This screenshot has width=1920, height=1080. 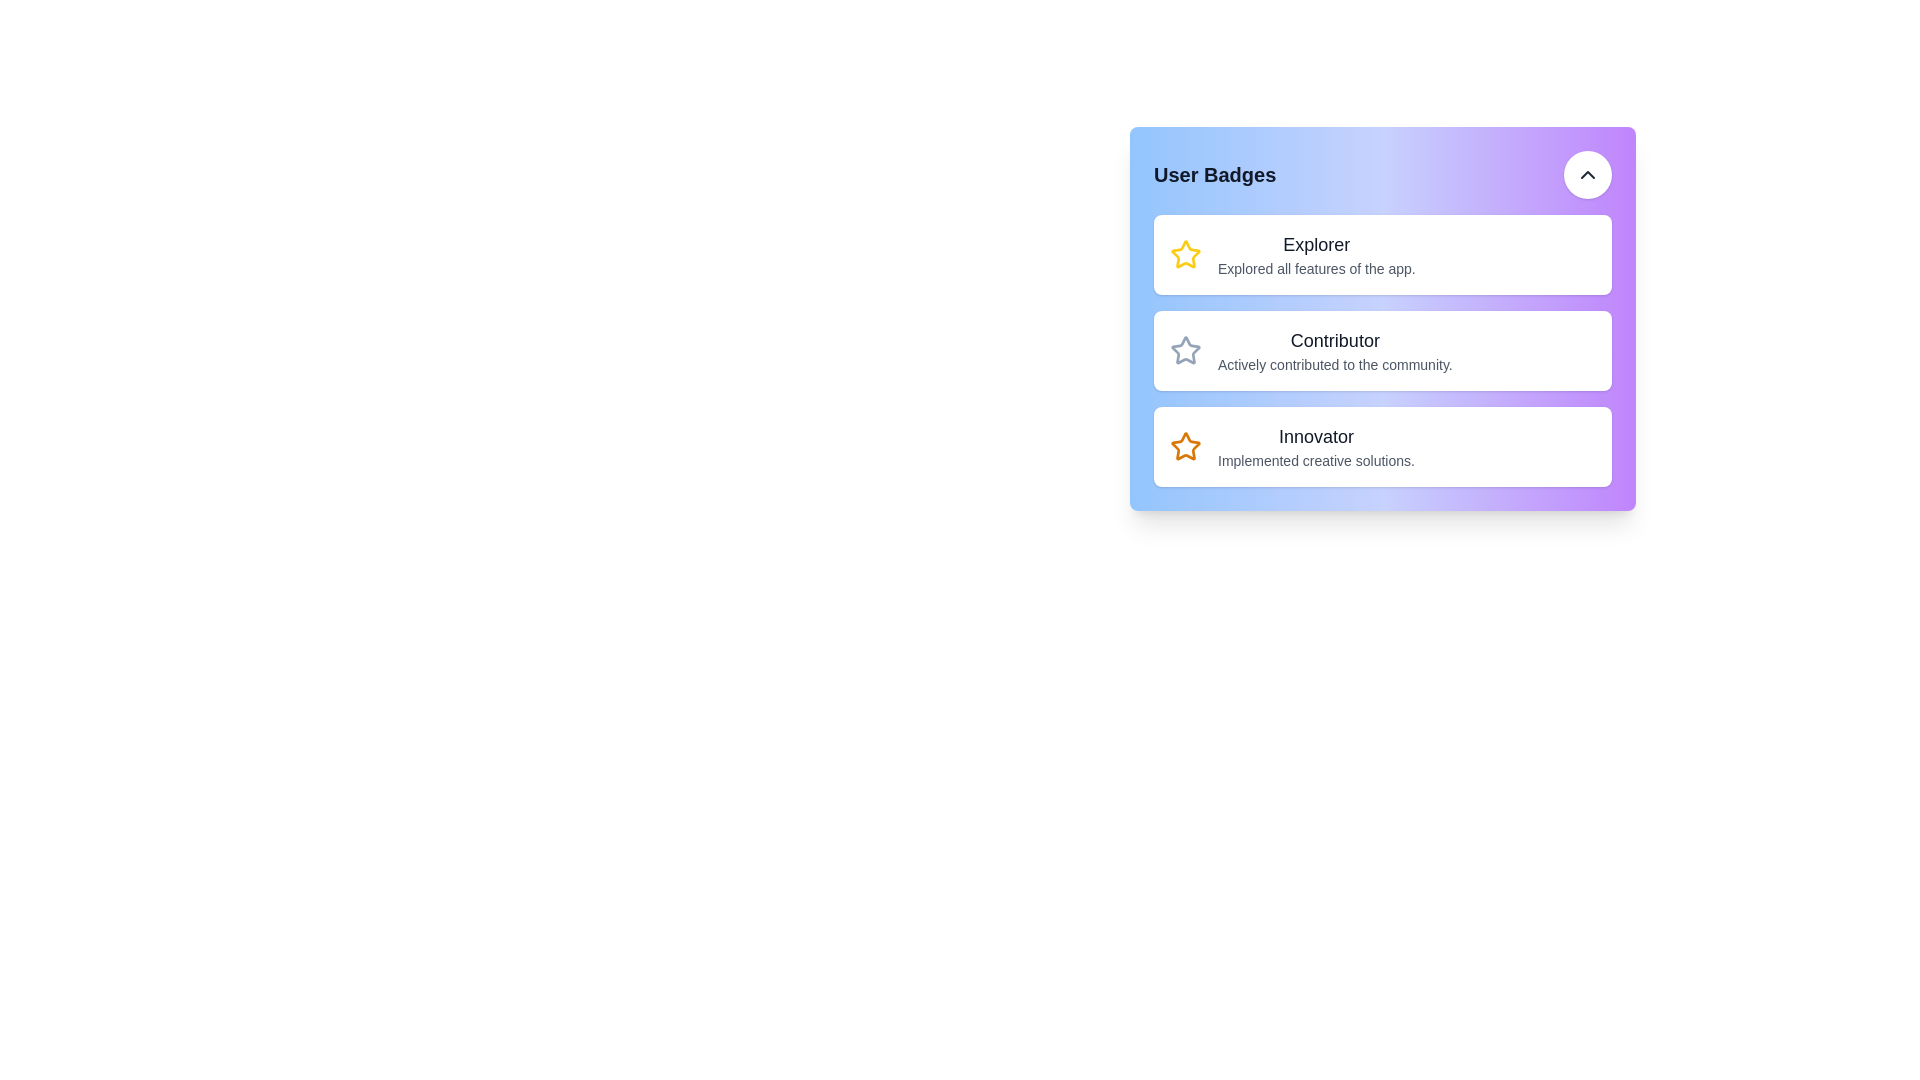 What do you see at coordinates (1185, 253) in the screenshot?
I see `the star icon with a bright yellow fill and outlined design, which is the first badge in the vertical list beside the 'Explorer' title in the 'User Badges' card for more details` at bounding box center [1185, 253].